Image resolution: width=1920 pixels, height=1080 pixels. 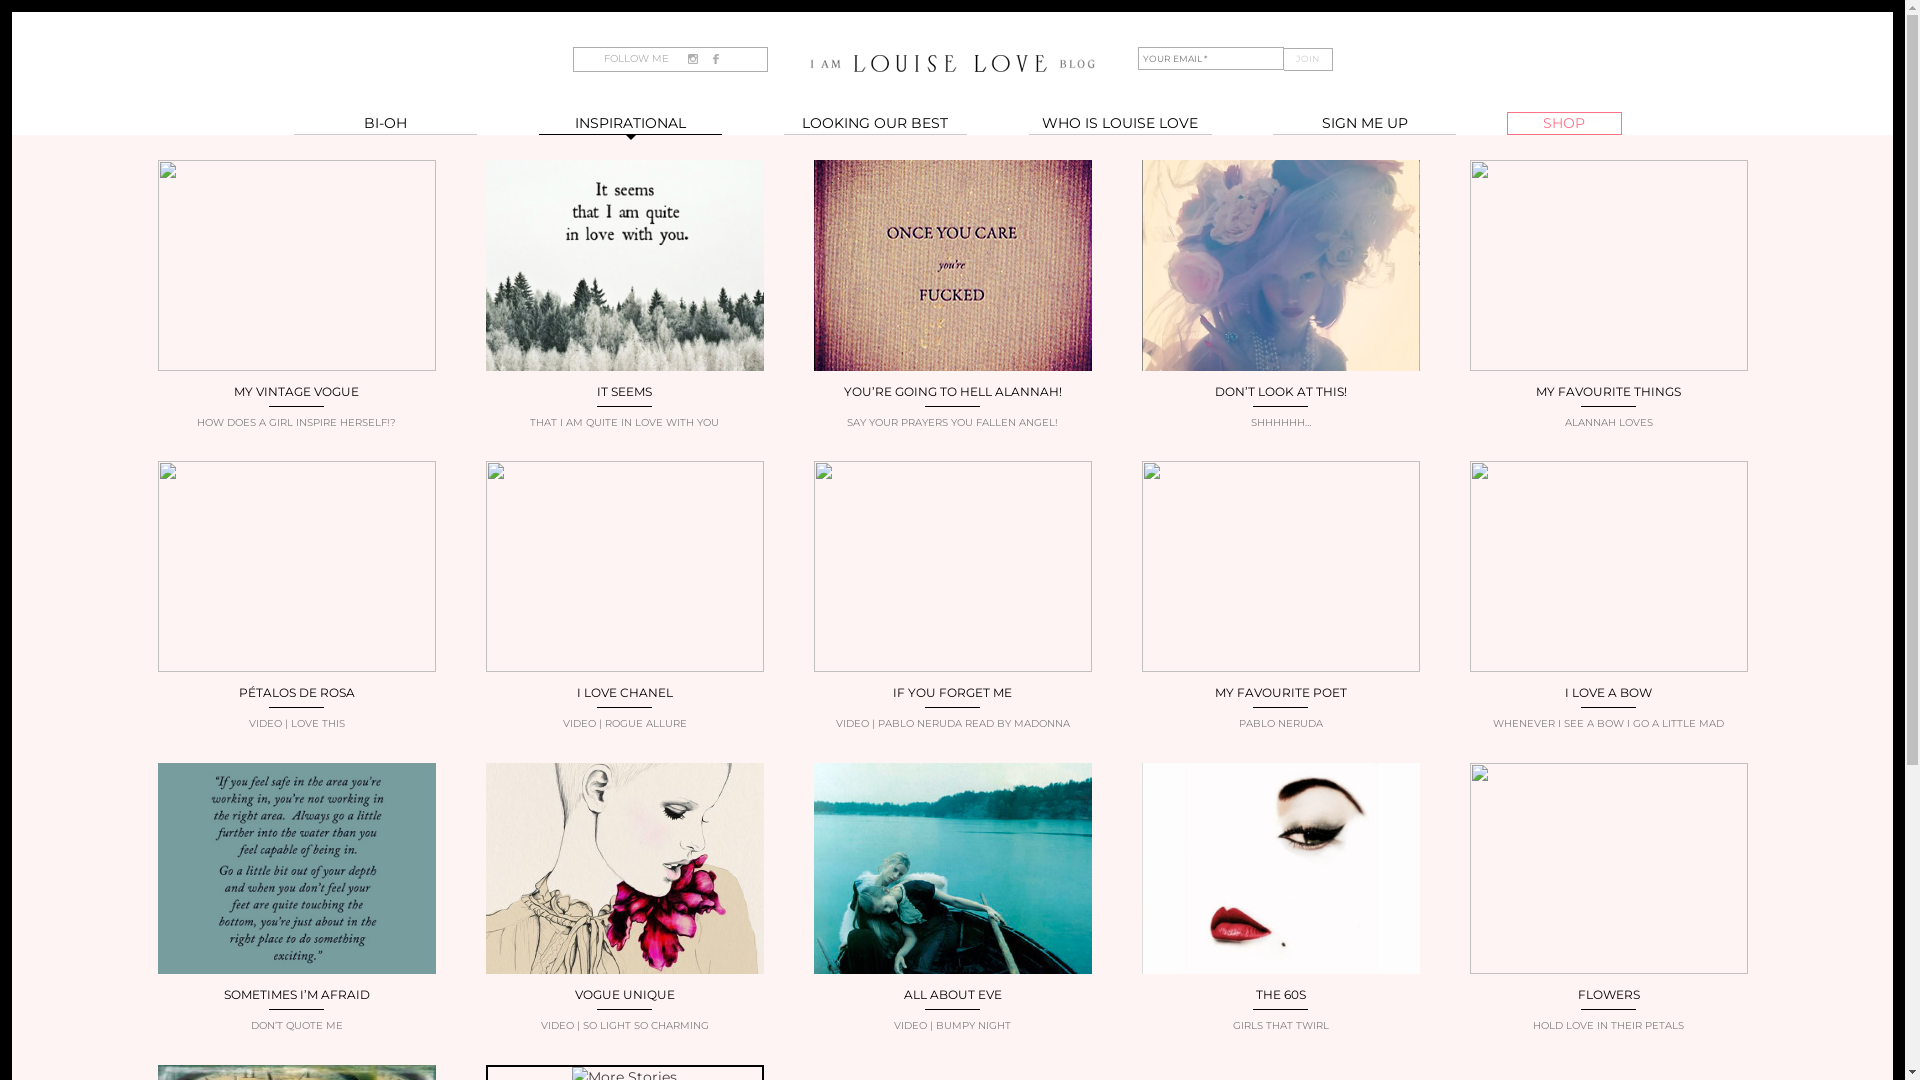 What do you see at coordinates (891, 691) in the screenshot?
I see `'IF YOU FORGET ME'` at bounding box center [891, 691].